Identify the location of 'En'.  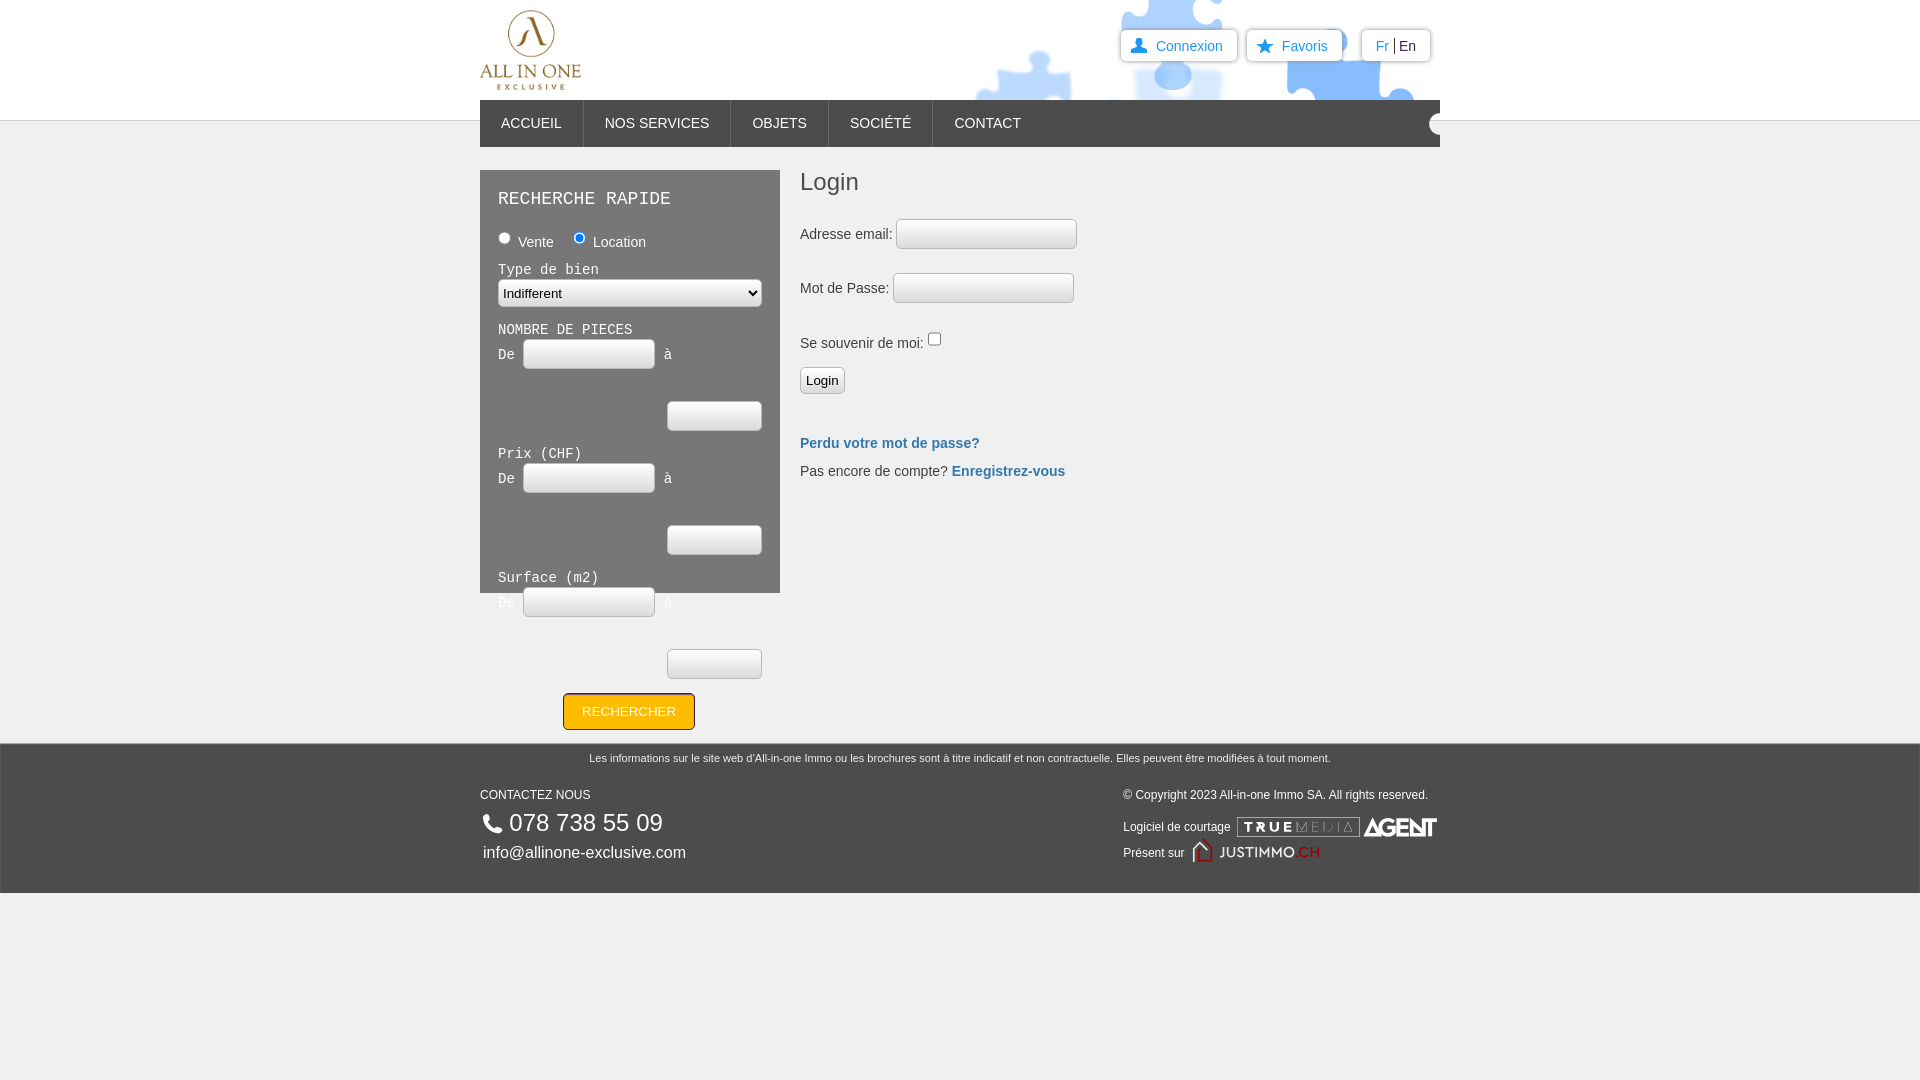
(1397, 45).